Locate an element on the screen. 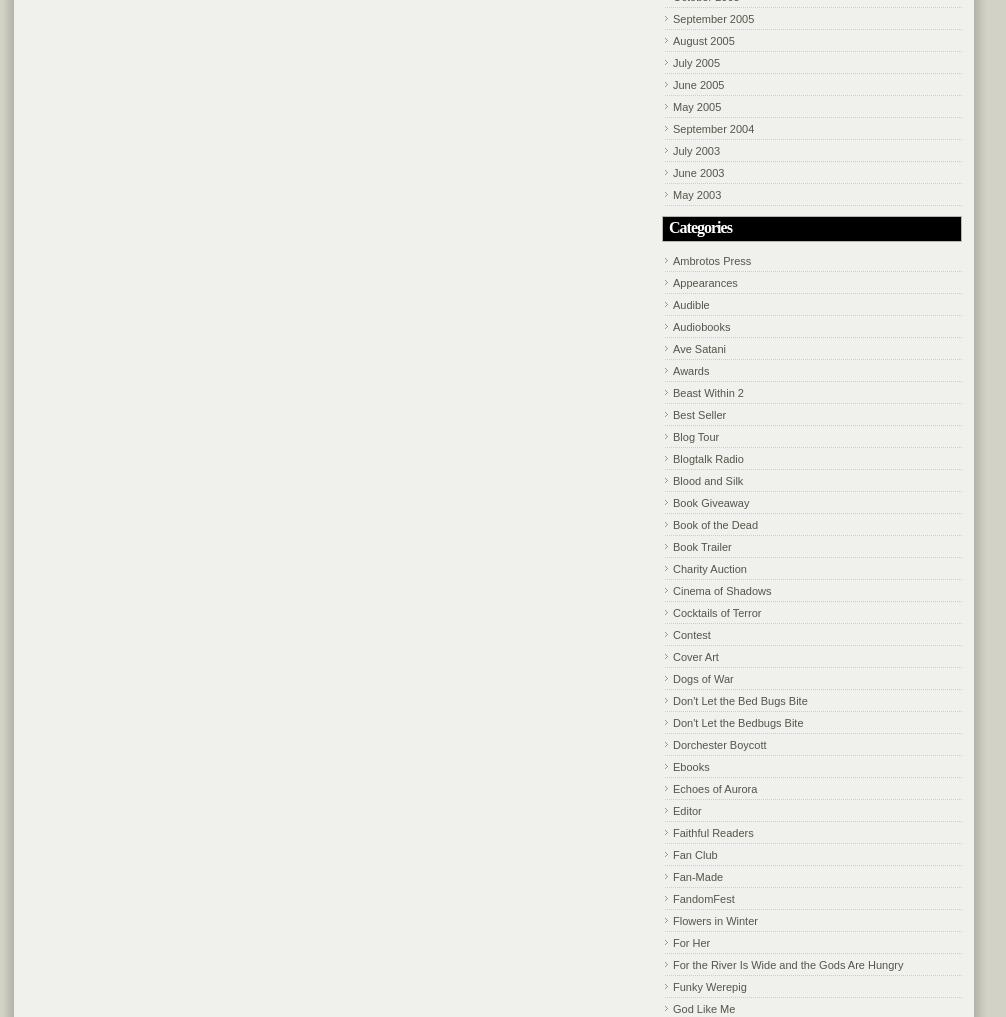 This screenshot has height=1017, width=1006. 'Categories' is located at coordinates (699, 226).